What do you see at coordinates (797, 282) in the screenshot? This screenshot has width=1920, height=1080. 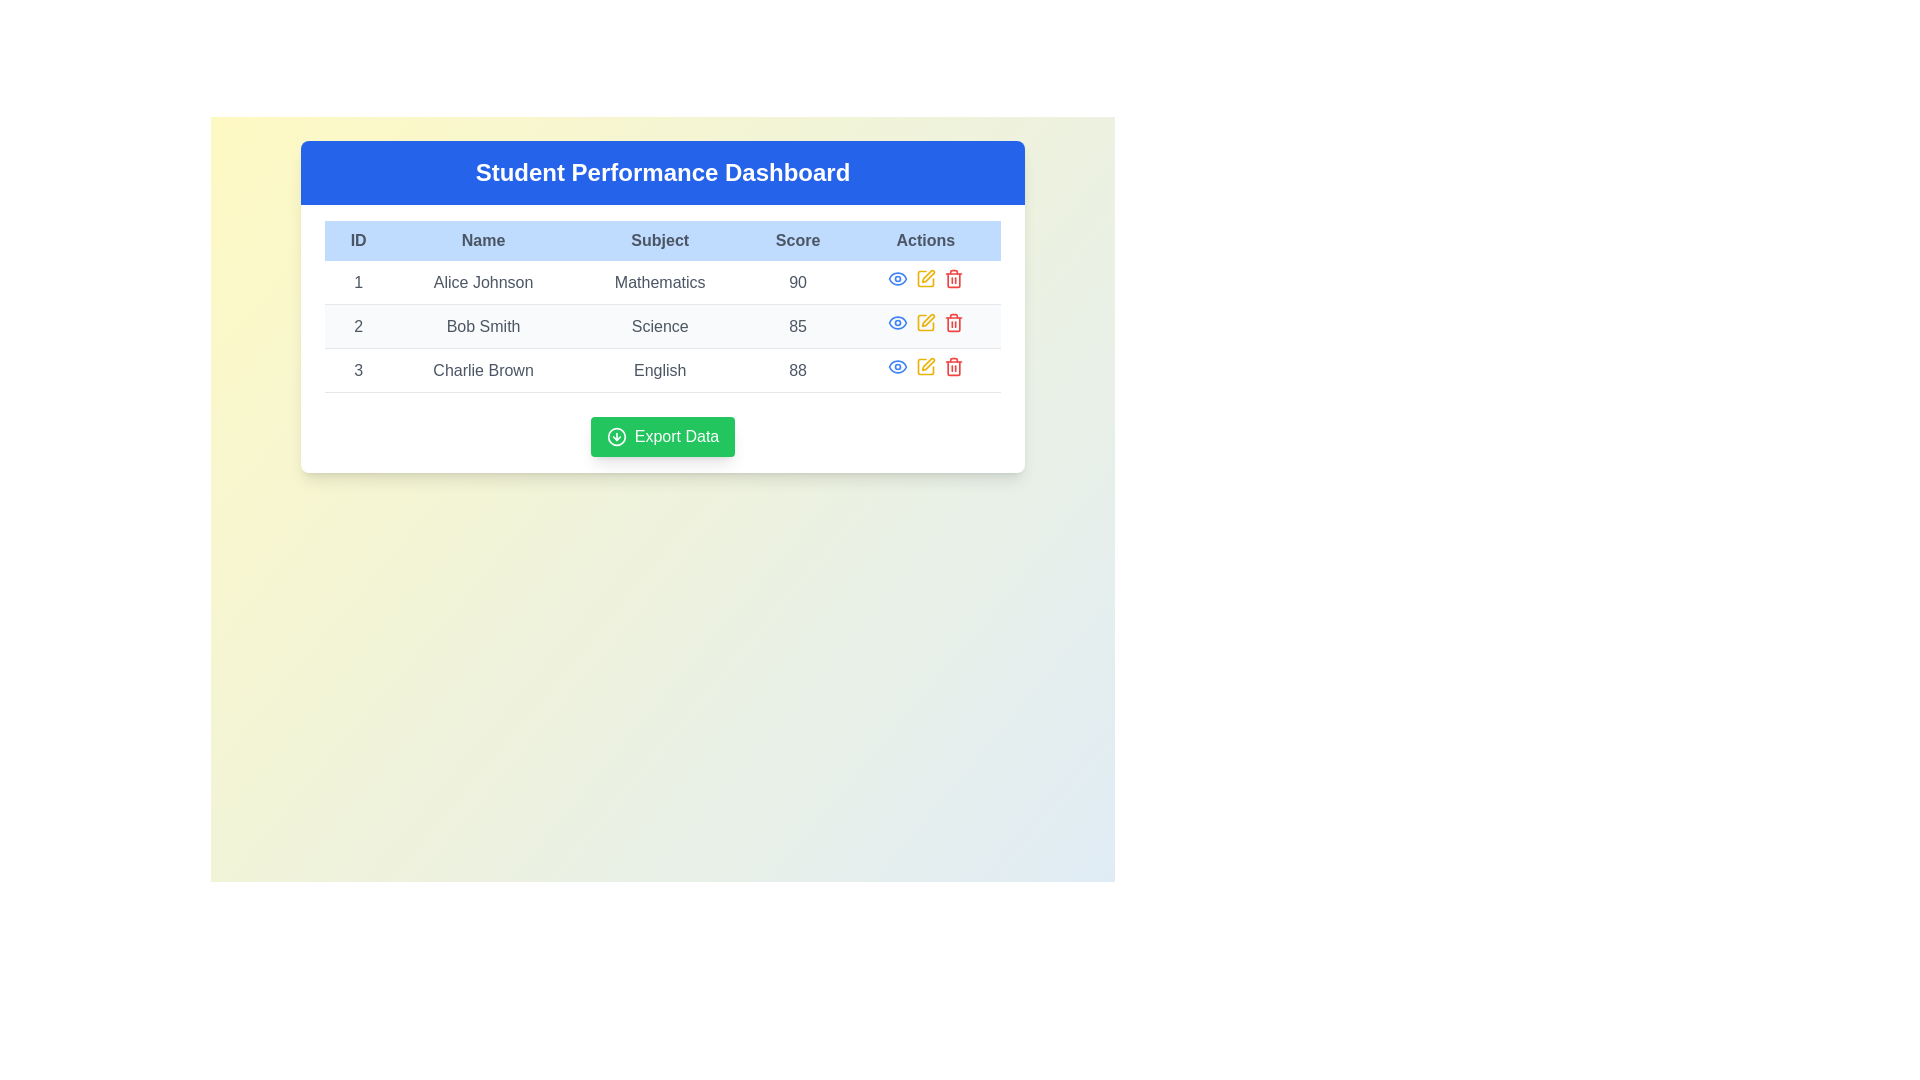 I see `the text component displaying the number '90' in black color with a white background, located in the fourth cell of the first row of a structured data grid for 'Alice Johnson'` at bounding box center [797, 282].